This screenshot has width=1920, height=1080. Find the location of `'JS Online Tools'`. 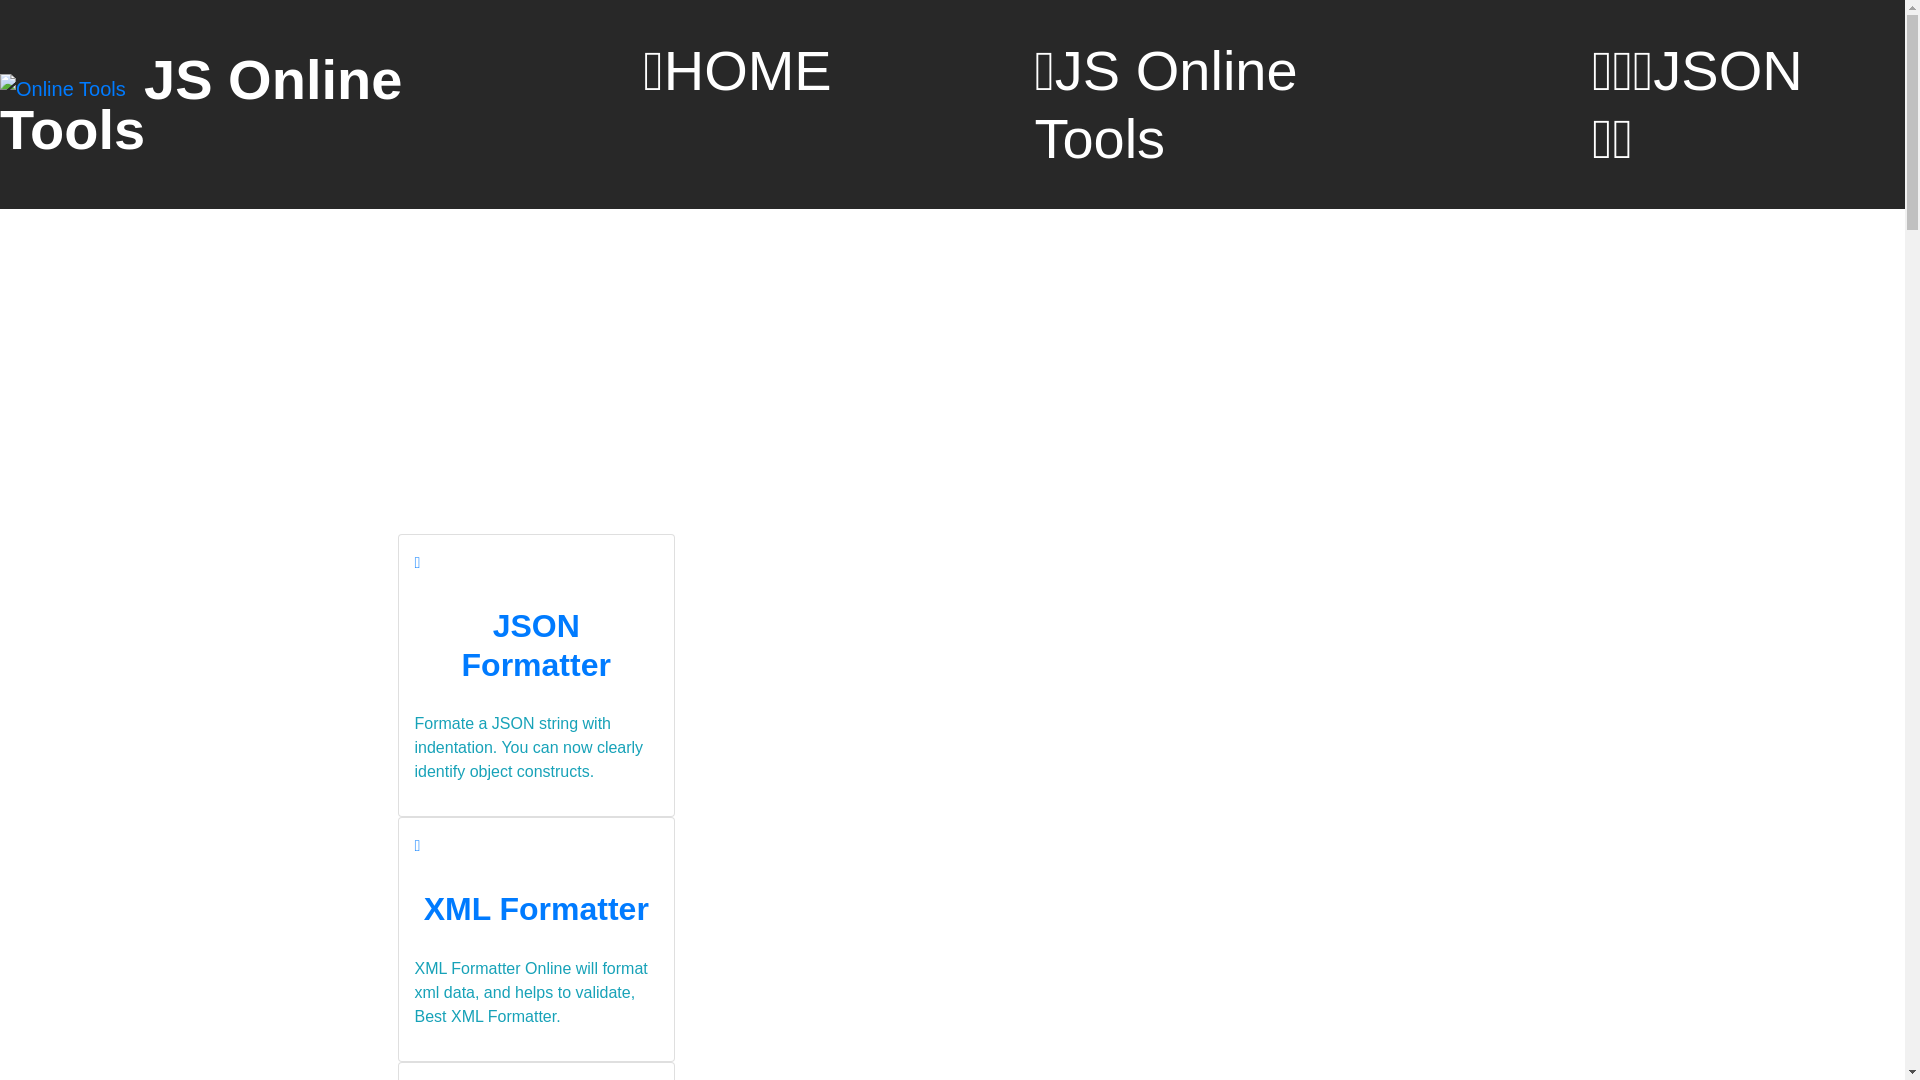

'JS Online Tools' is located at coordinates (1210, 104).